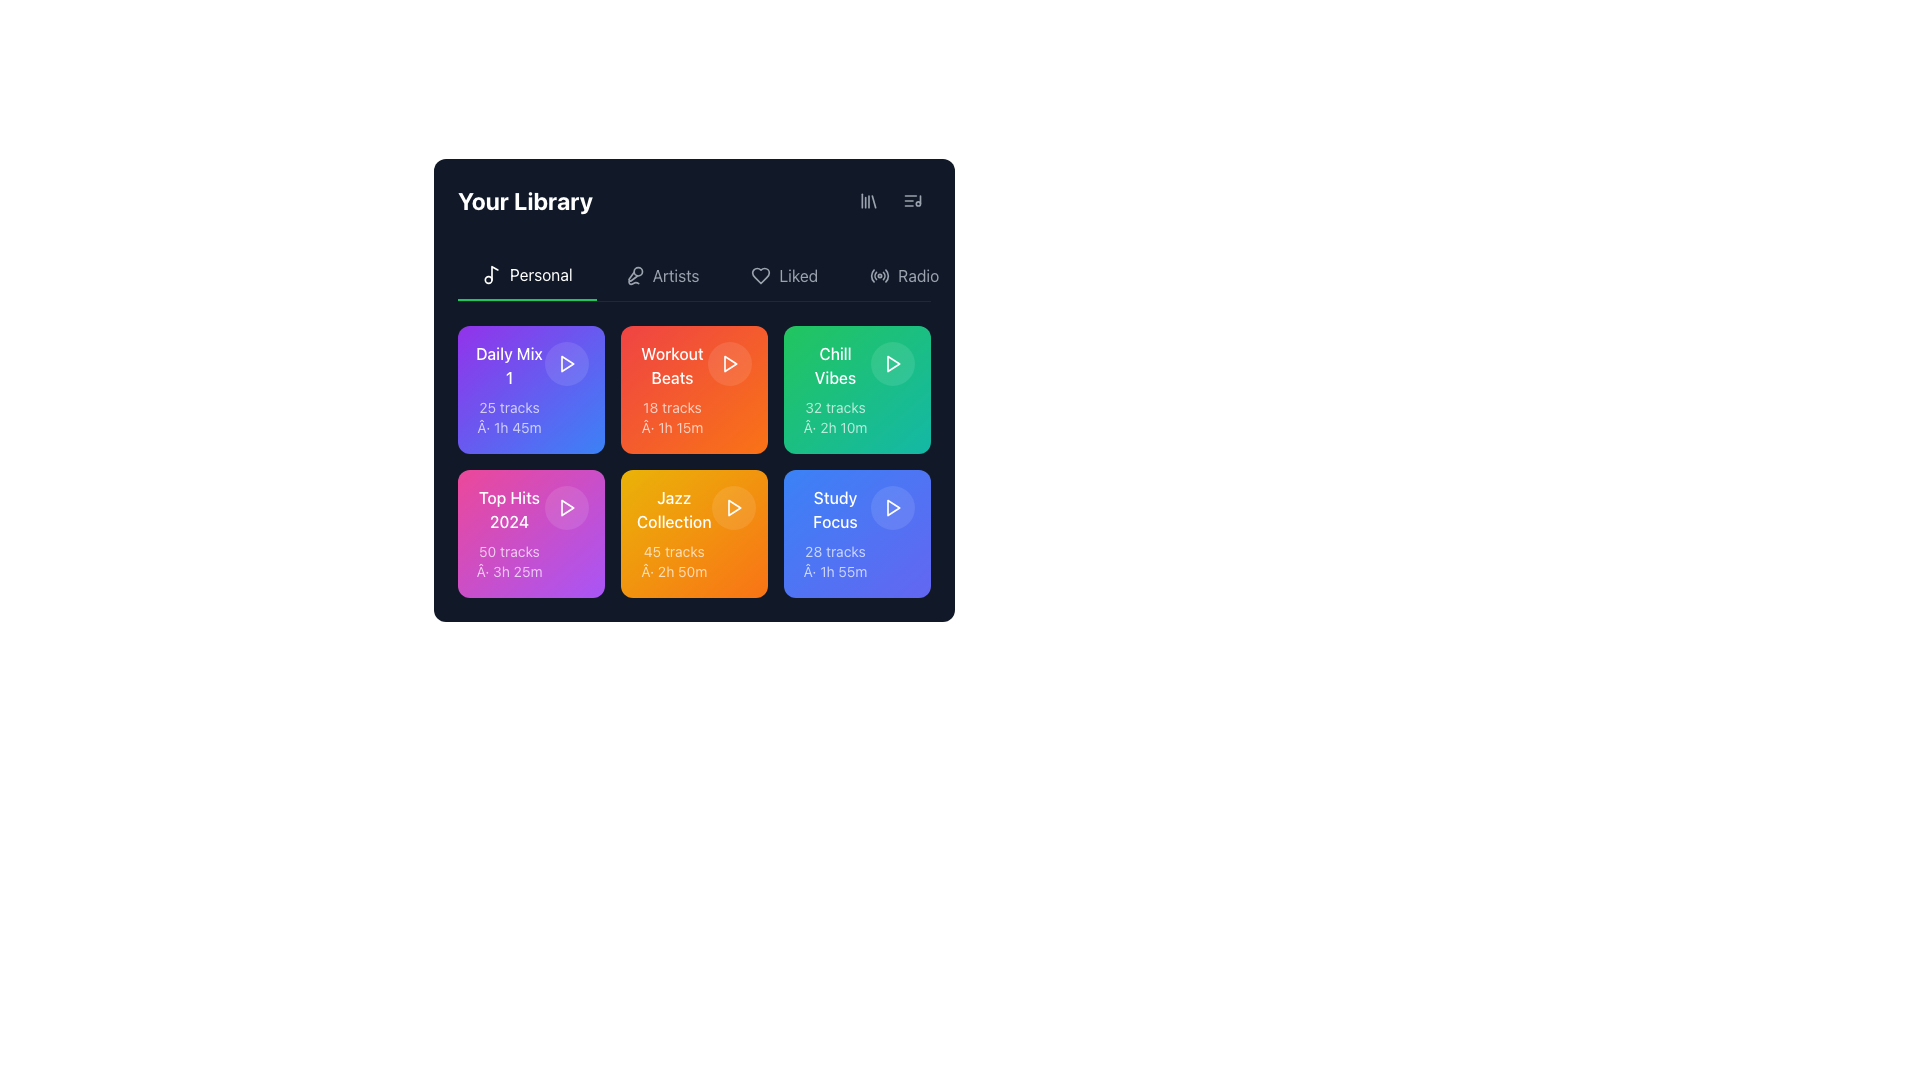  Describe the element at coordinates (891, 507) in the screenshot. I see `the triangular play icon button with a white color on a blue circular background located` at that location.